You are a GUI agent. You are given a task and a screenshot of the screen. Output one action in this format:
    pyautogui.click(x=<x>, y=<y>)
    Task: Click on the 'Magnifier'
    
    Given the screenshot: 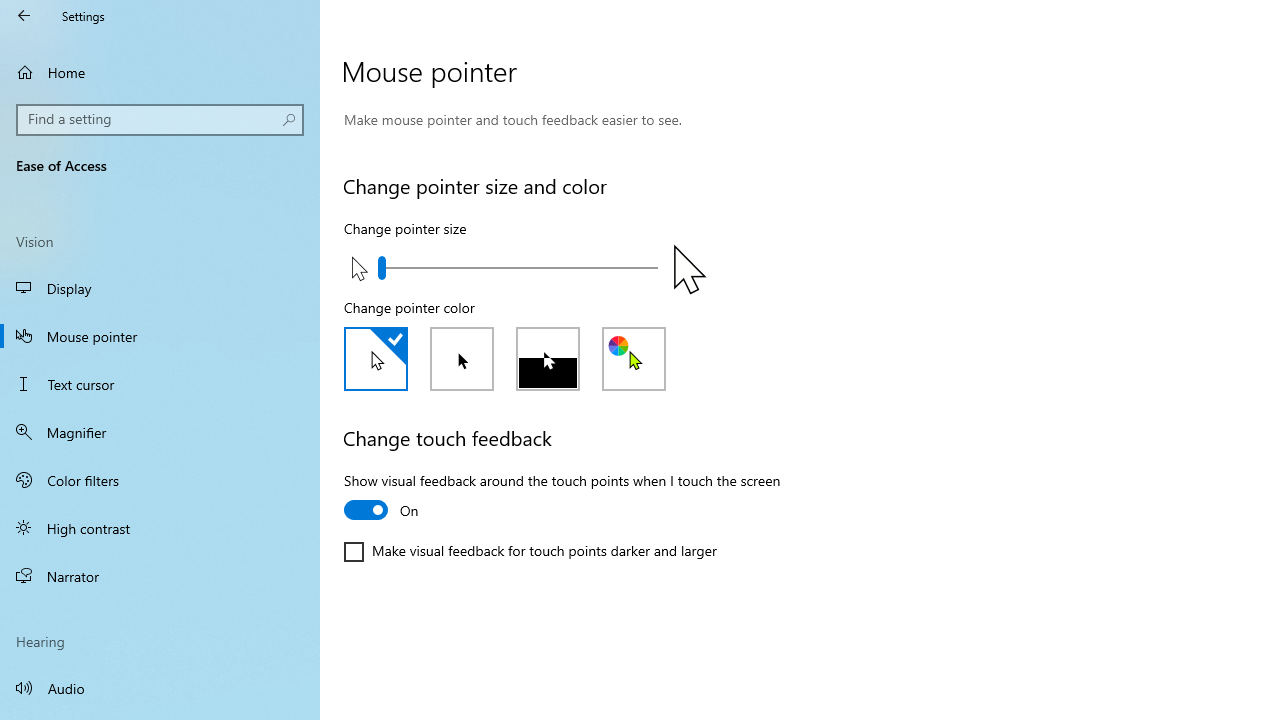 What is the action you would take?
    pyautogui.click(x=160, y=431)
    